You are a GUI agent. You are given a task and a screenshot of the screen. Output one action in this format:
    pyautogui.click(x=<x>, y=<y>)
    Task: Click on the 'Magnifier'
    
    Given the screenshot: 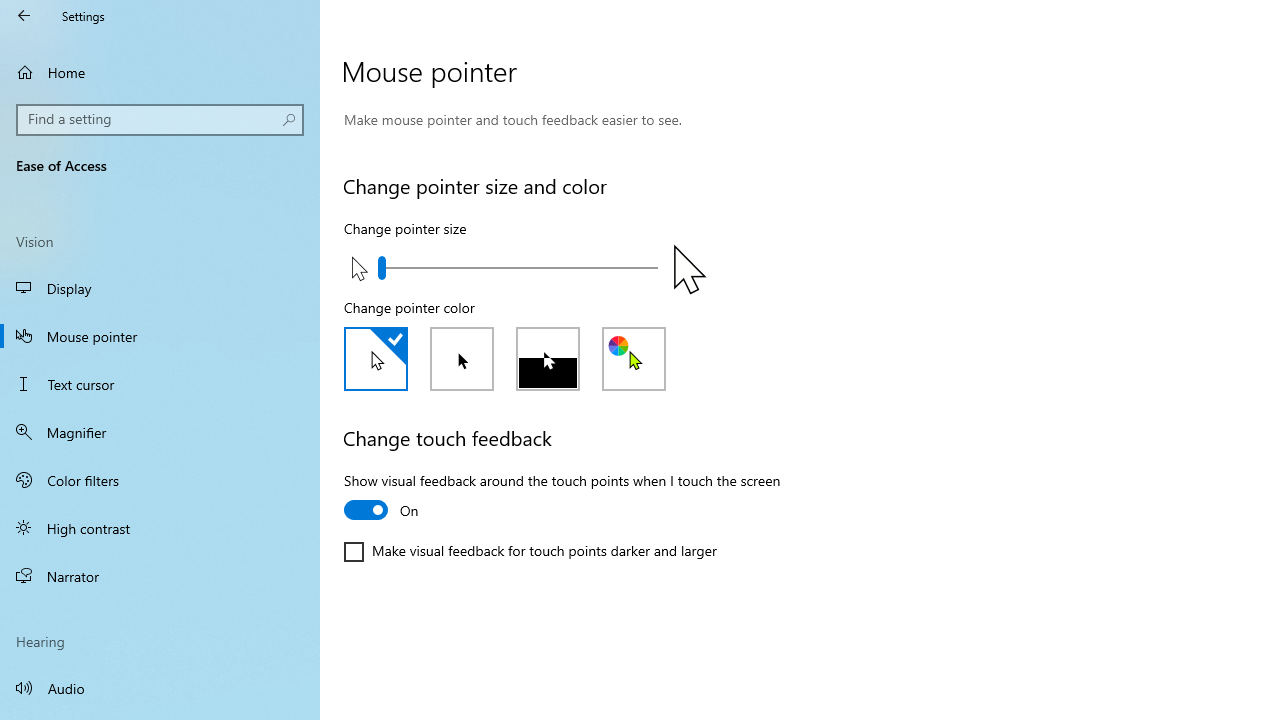 What is the action you would take?
    pyautogui.click(x=160, y=431)
    